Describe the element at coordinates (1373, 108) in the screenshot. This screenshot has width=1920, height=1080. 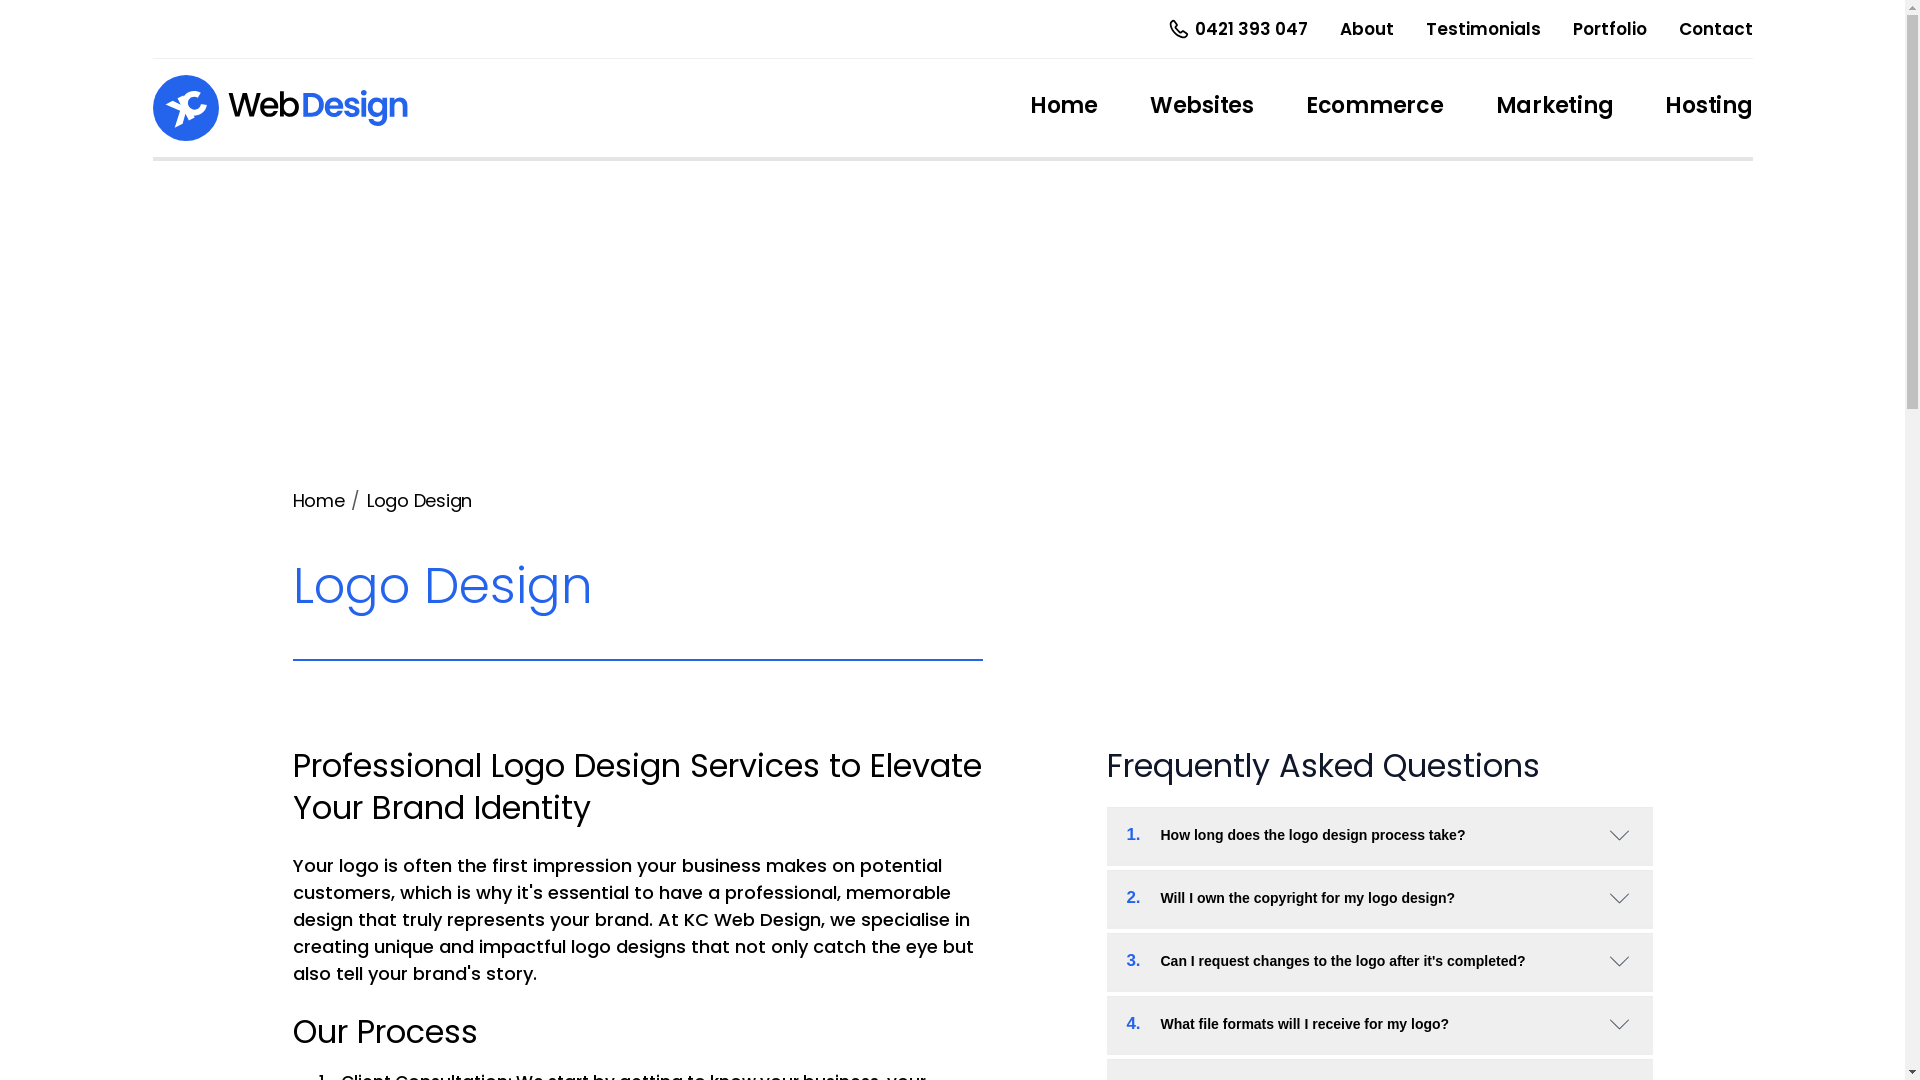
I see `'Ecommerce'` at that location.